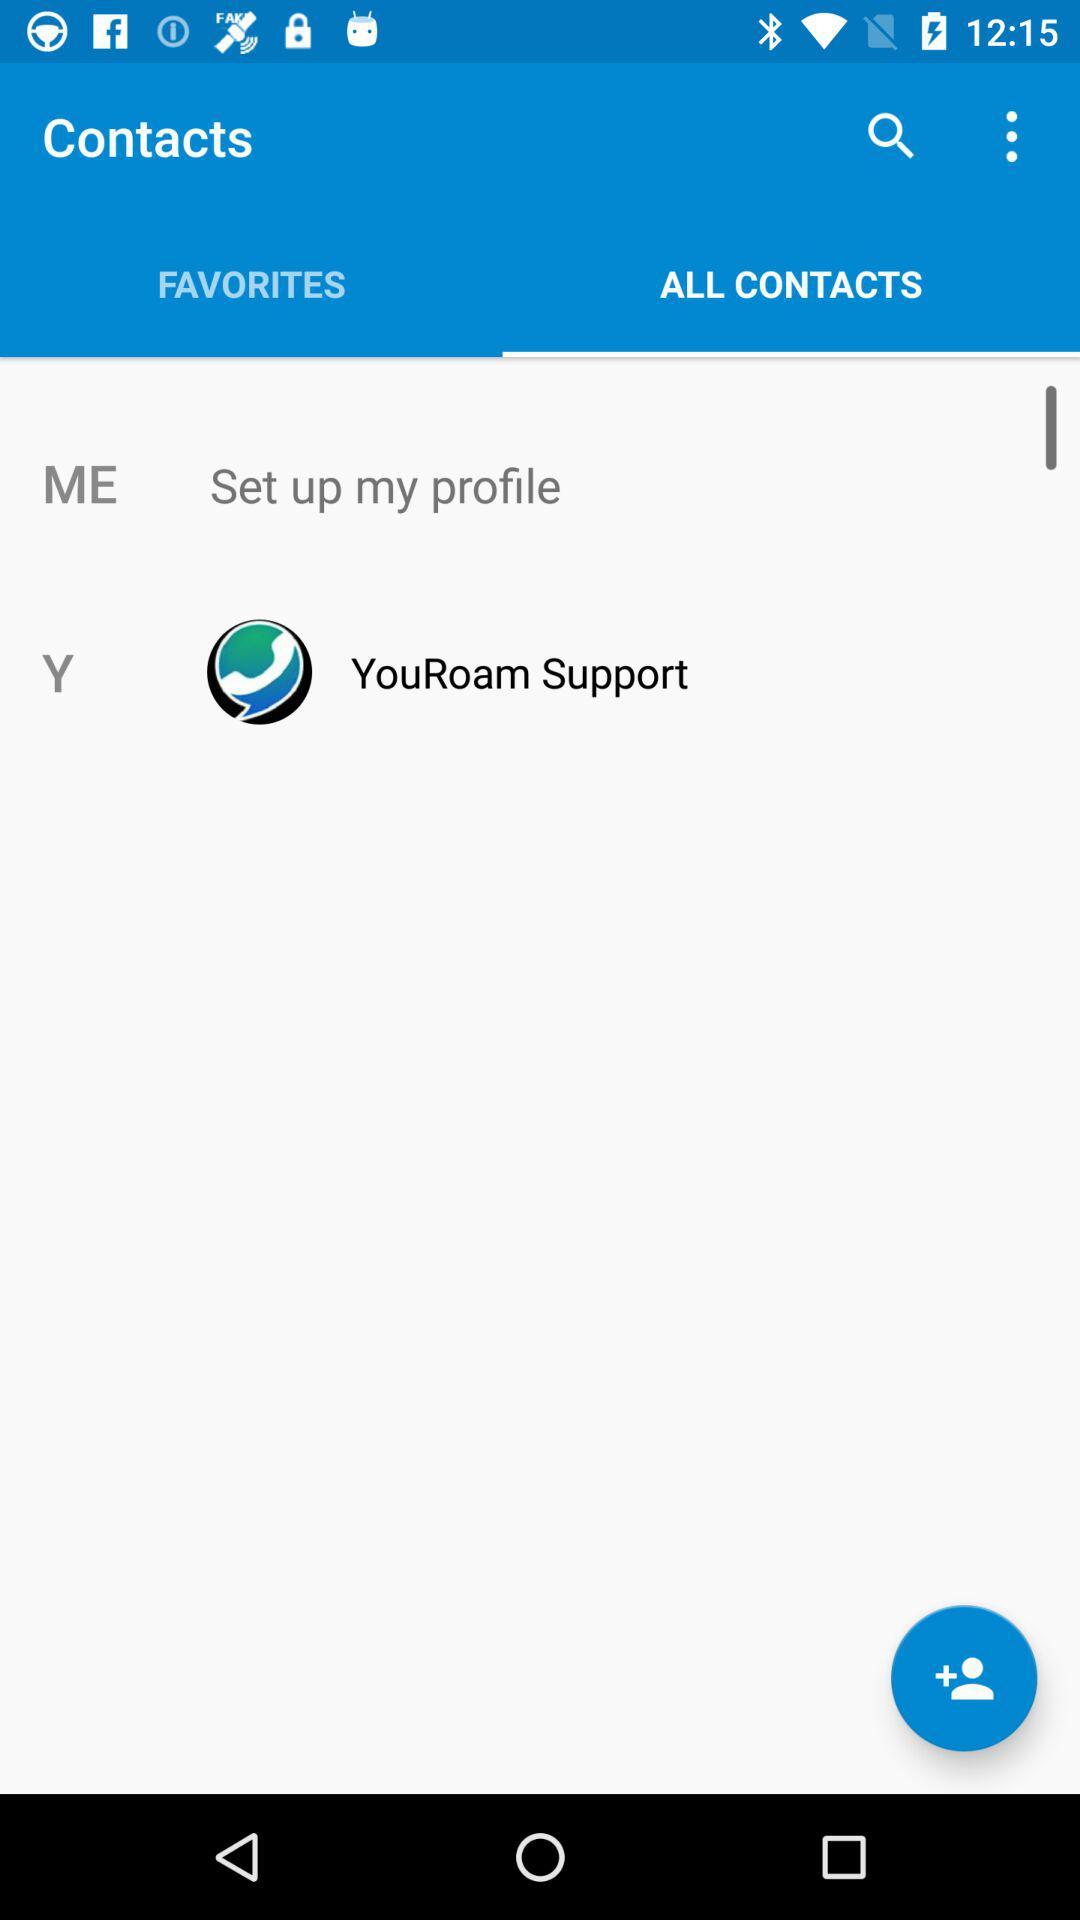  I want to click on the icon beside youroam support, so click(258, 672).